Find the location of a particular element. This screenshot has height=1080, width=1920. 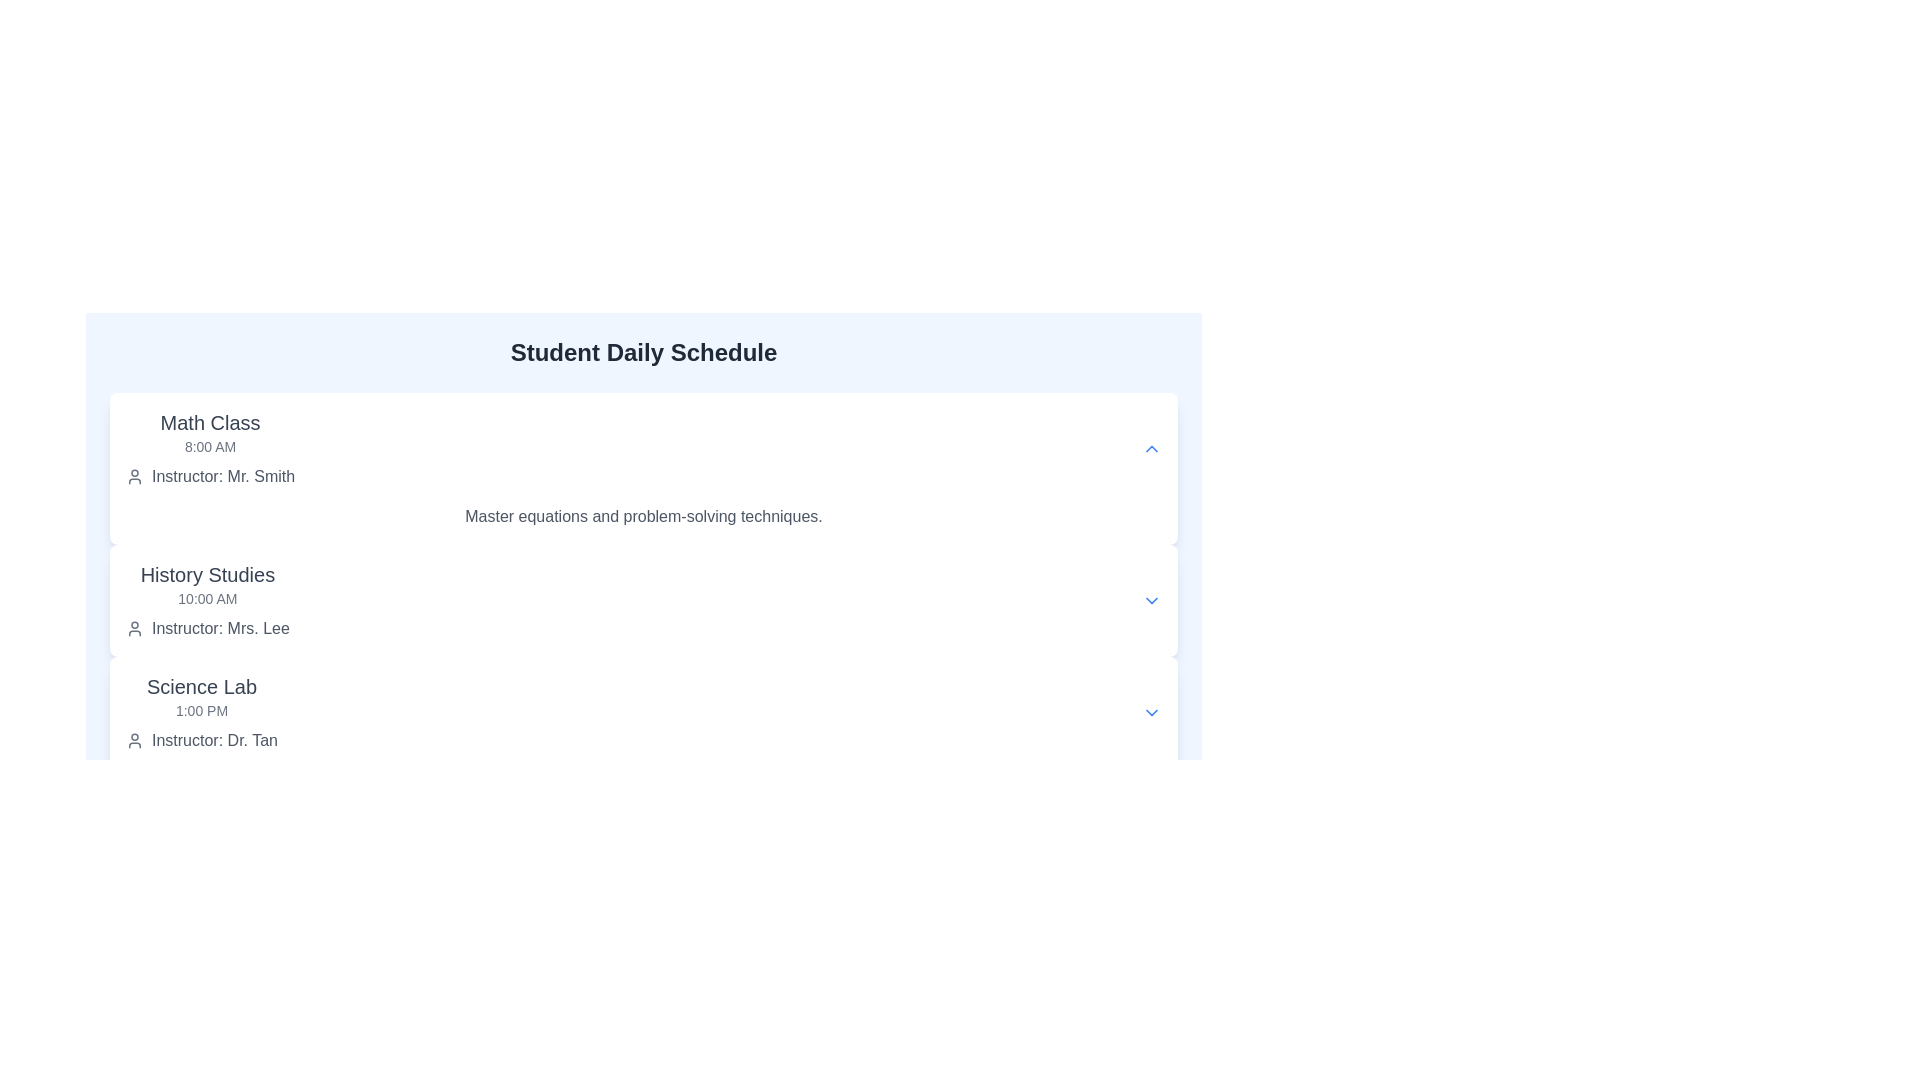

the text label that displays the name of the instructor for the 'History Studies' class, located to the right of the circular user icon is located at coordinates (220, 627).